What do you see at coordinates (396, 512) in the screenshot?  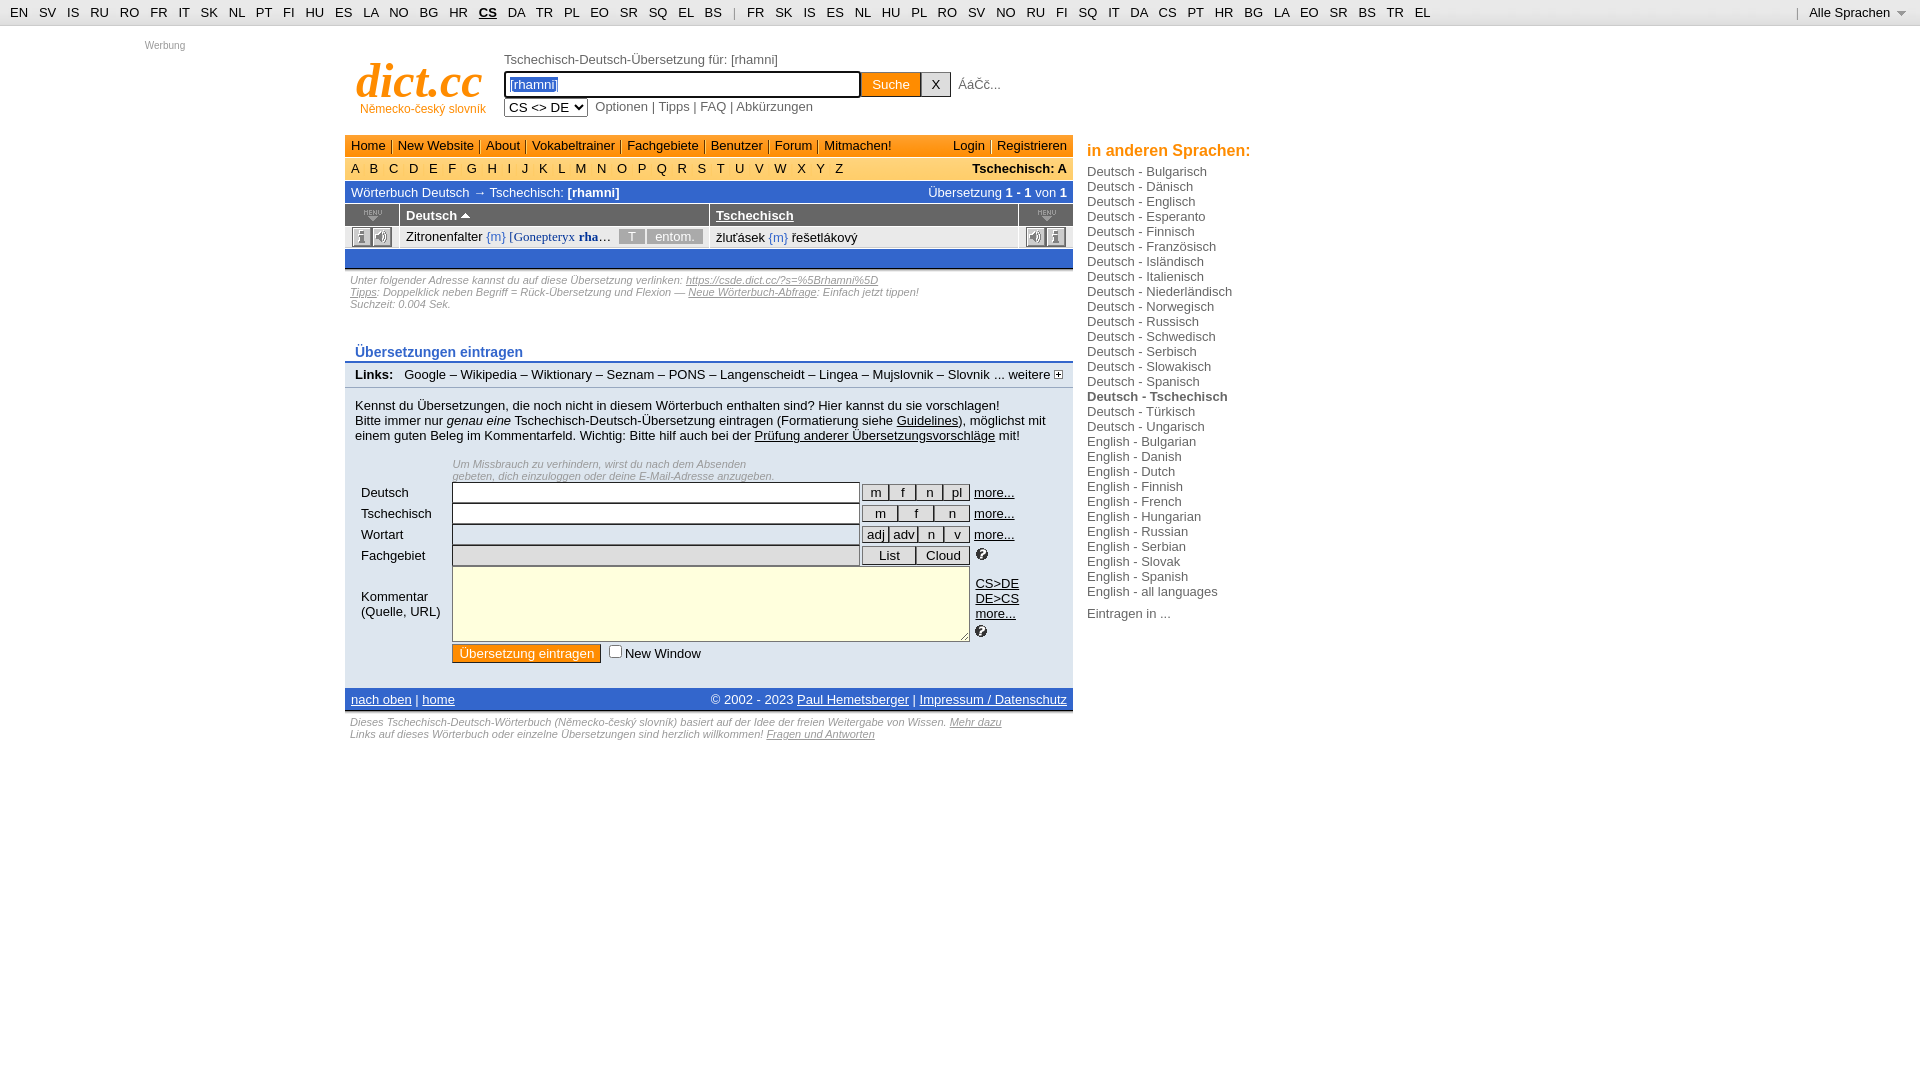 I see `'Tschechisch'` at bounding box center [396, 512].